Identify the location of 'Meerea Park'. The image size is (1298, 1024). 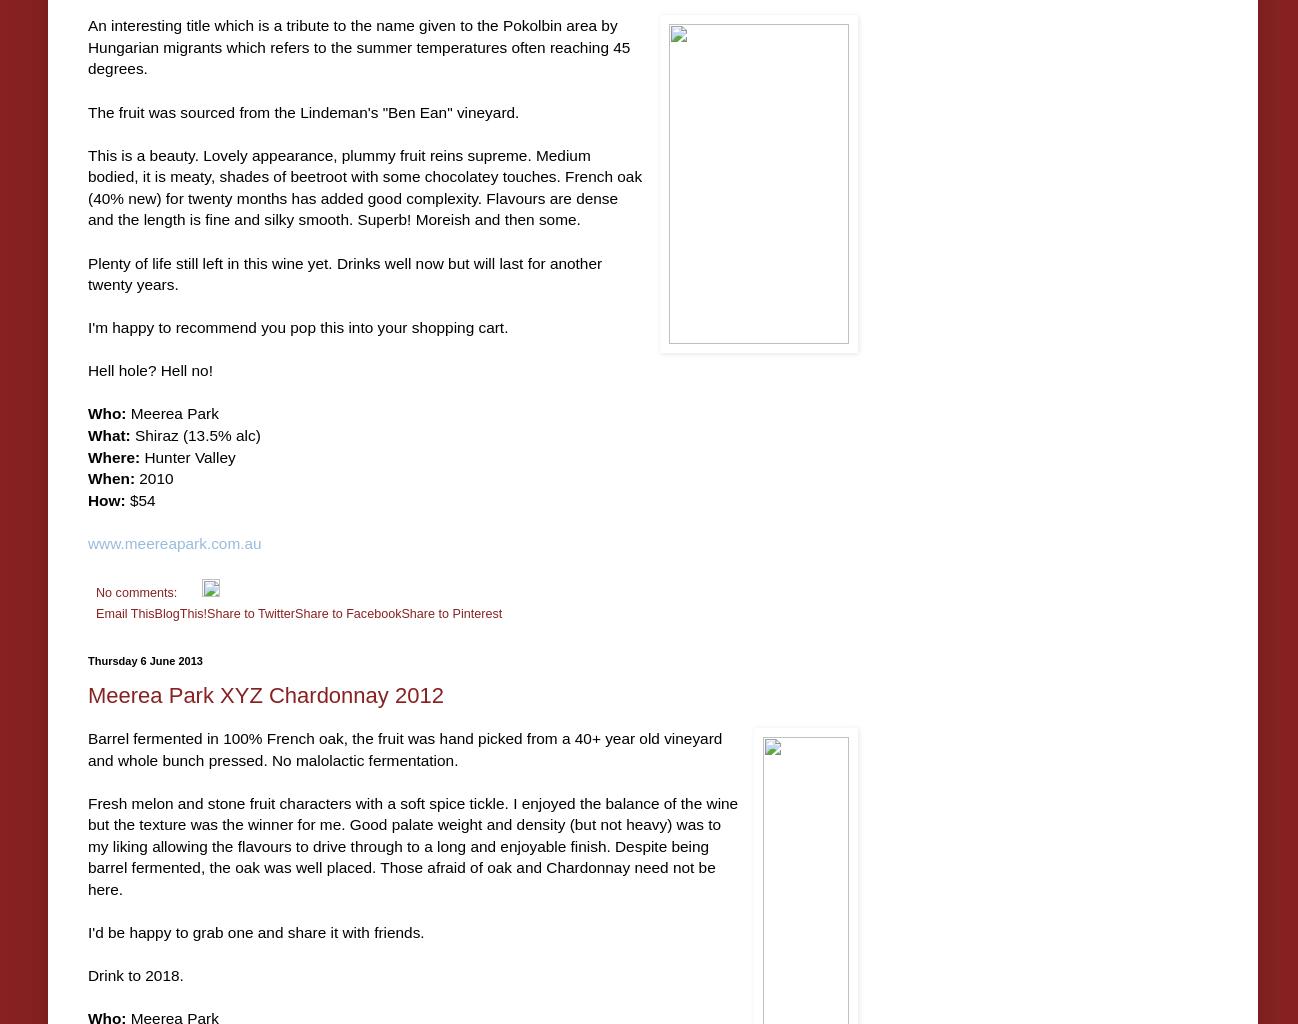
(170, 412).